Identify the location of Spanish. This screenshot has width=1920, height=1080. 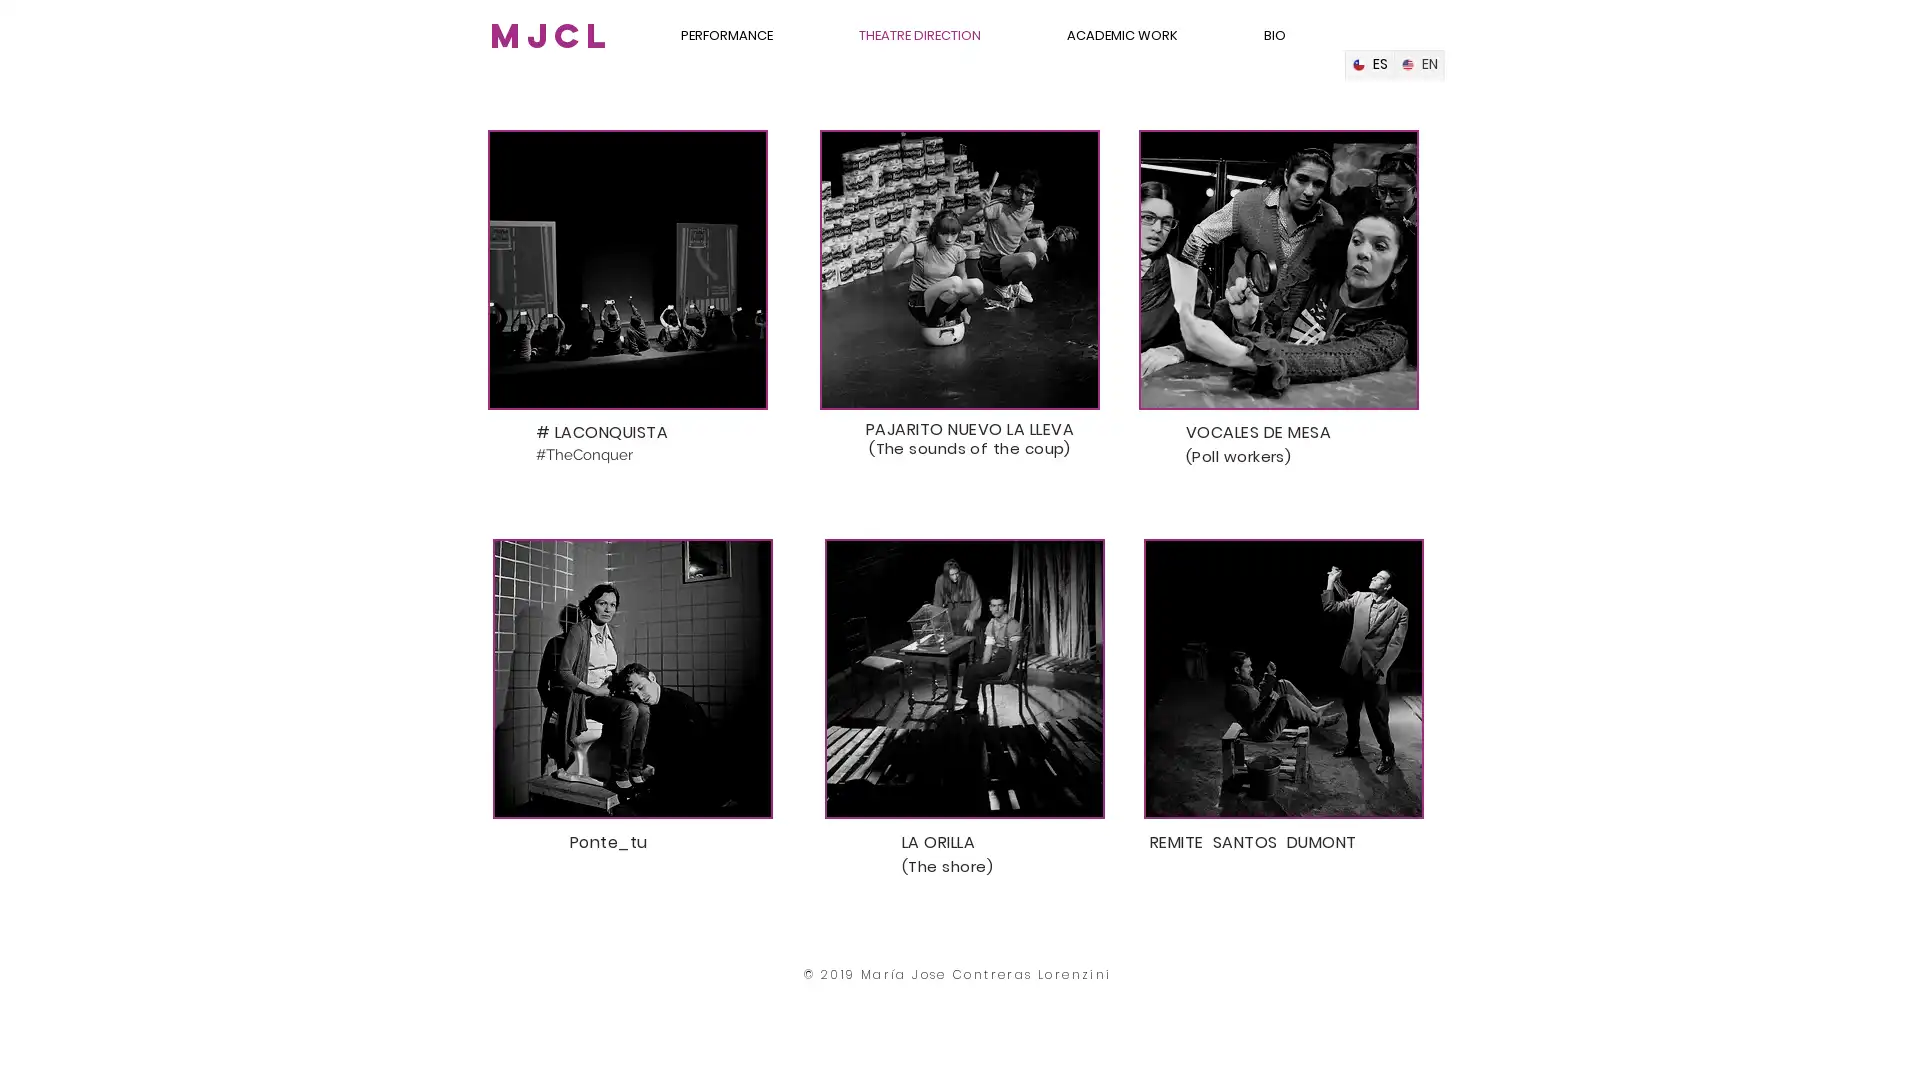
(1368, 64).